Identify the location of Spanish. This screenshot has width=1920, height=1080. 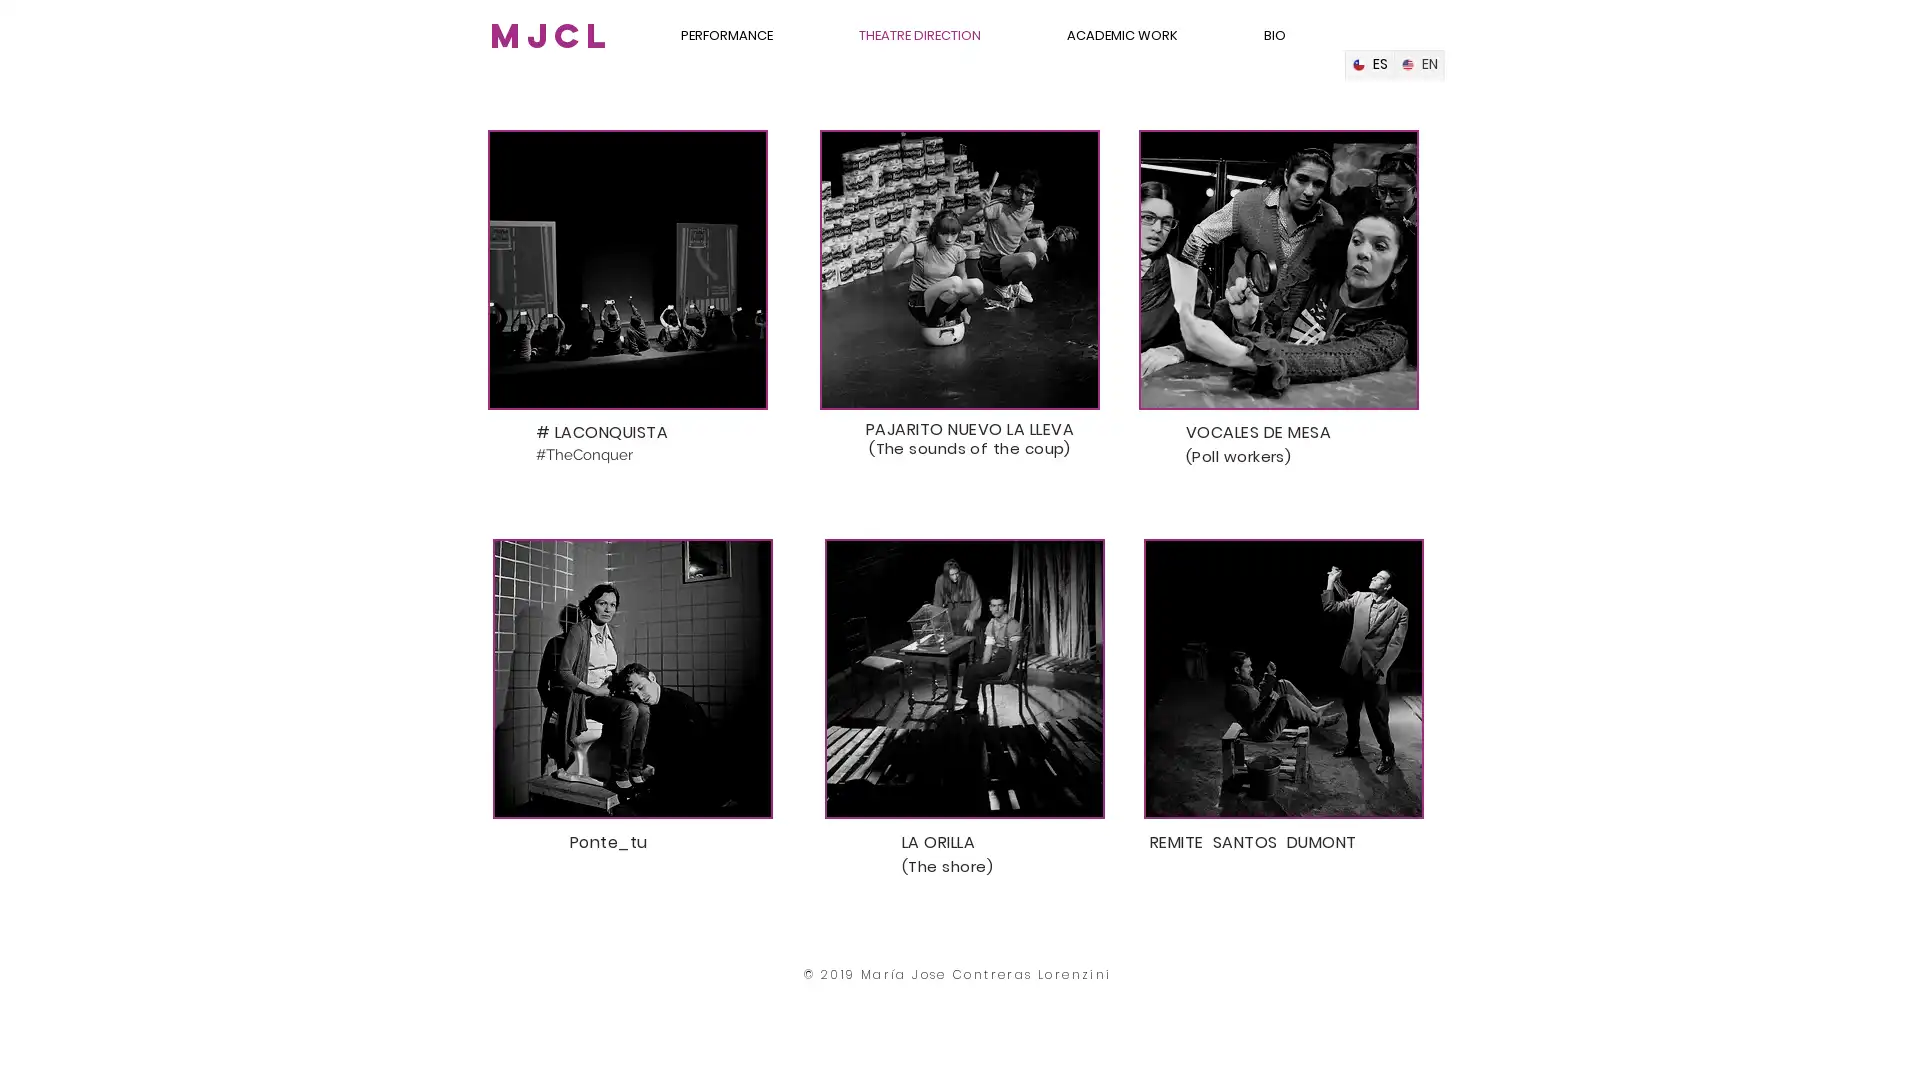
(1368, 64).